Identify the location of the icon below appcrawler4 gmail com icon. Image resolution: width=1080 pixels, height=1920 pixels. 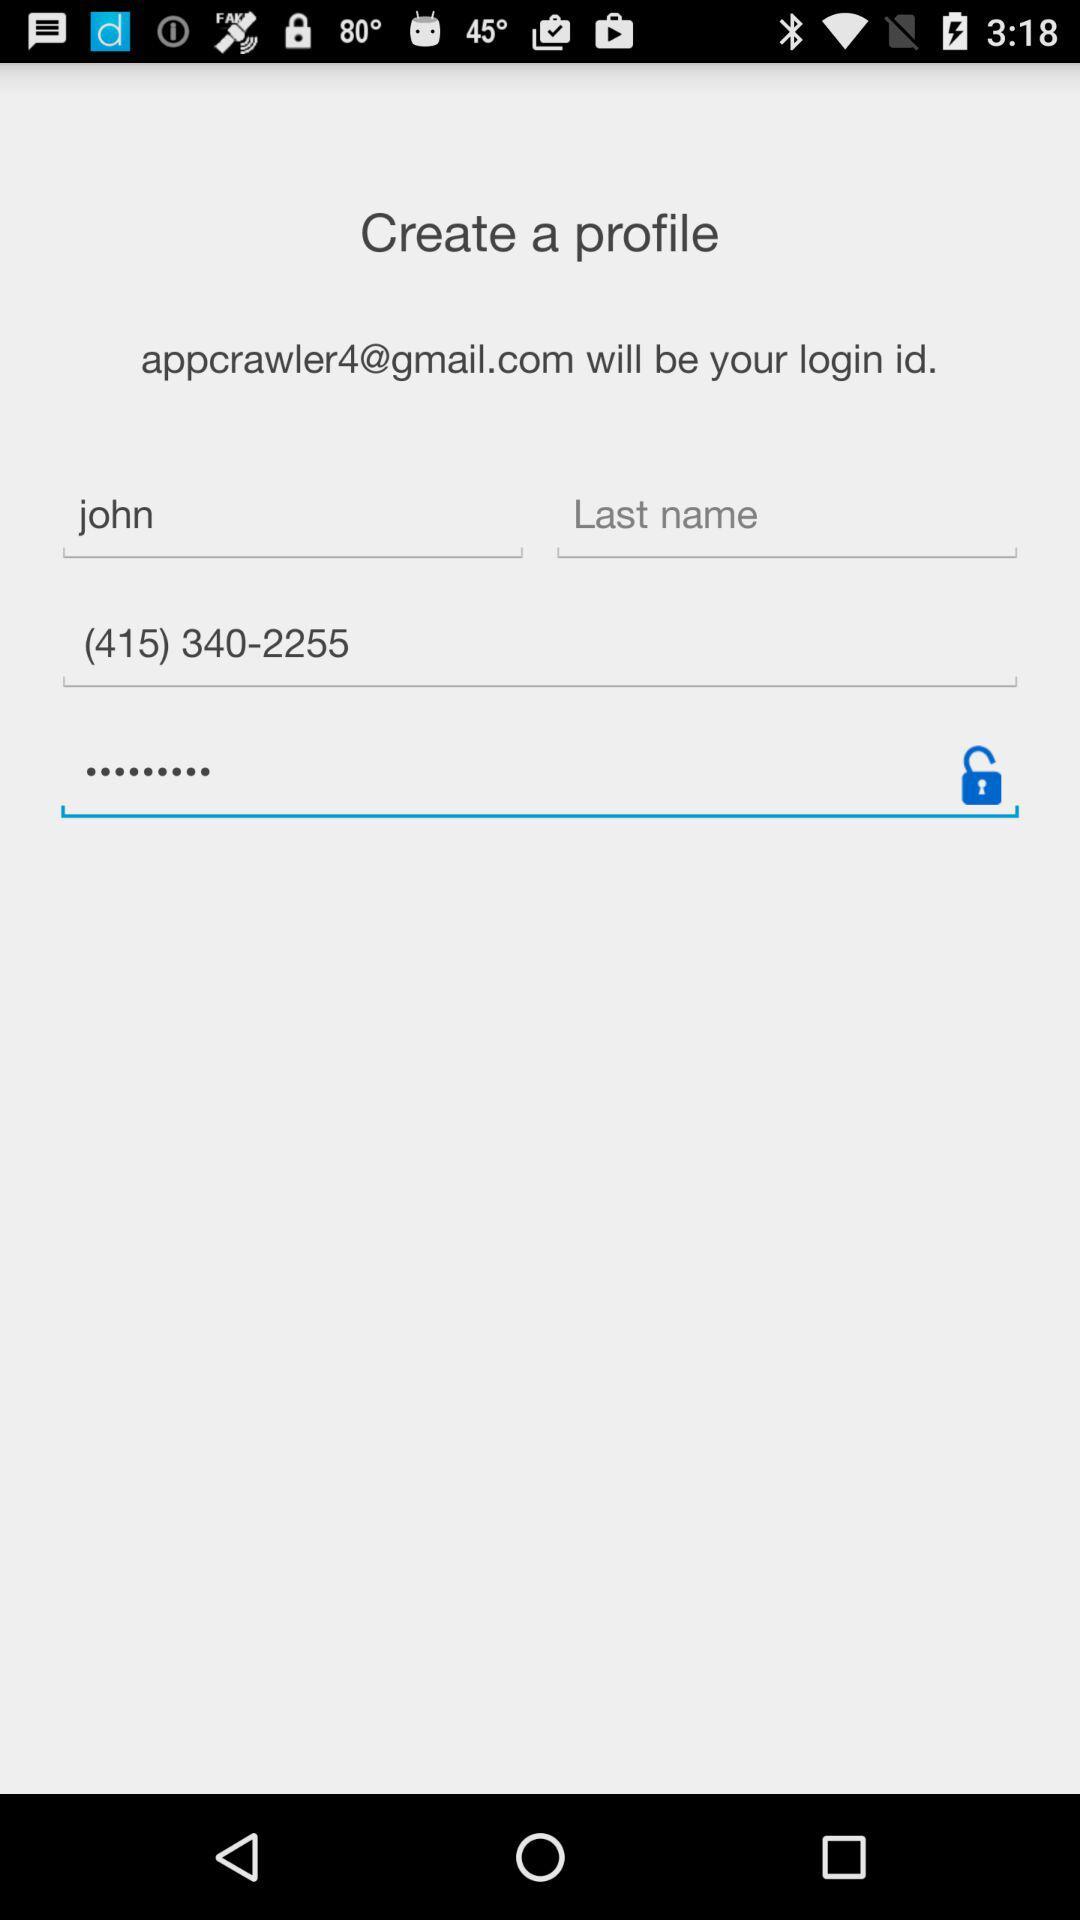
(786, 517).